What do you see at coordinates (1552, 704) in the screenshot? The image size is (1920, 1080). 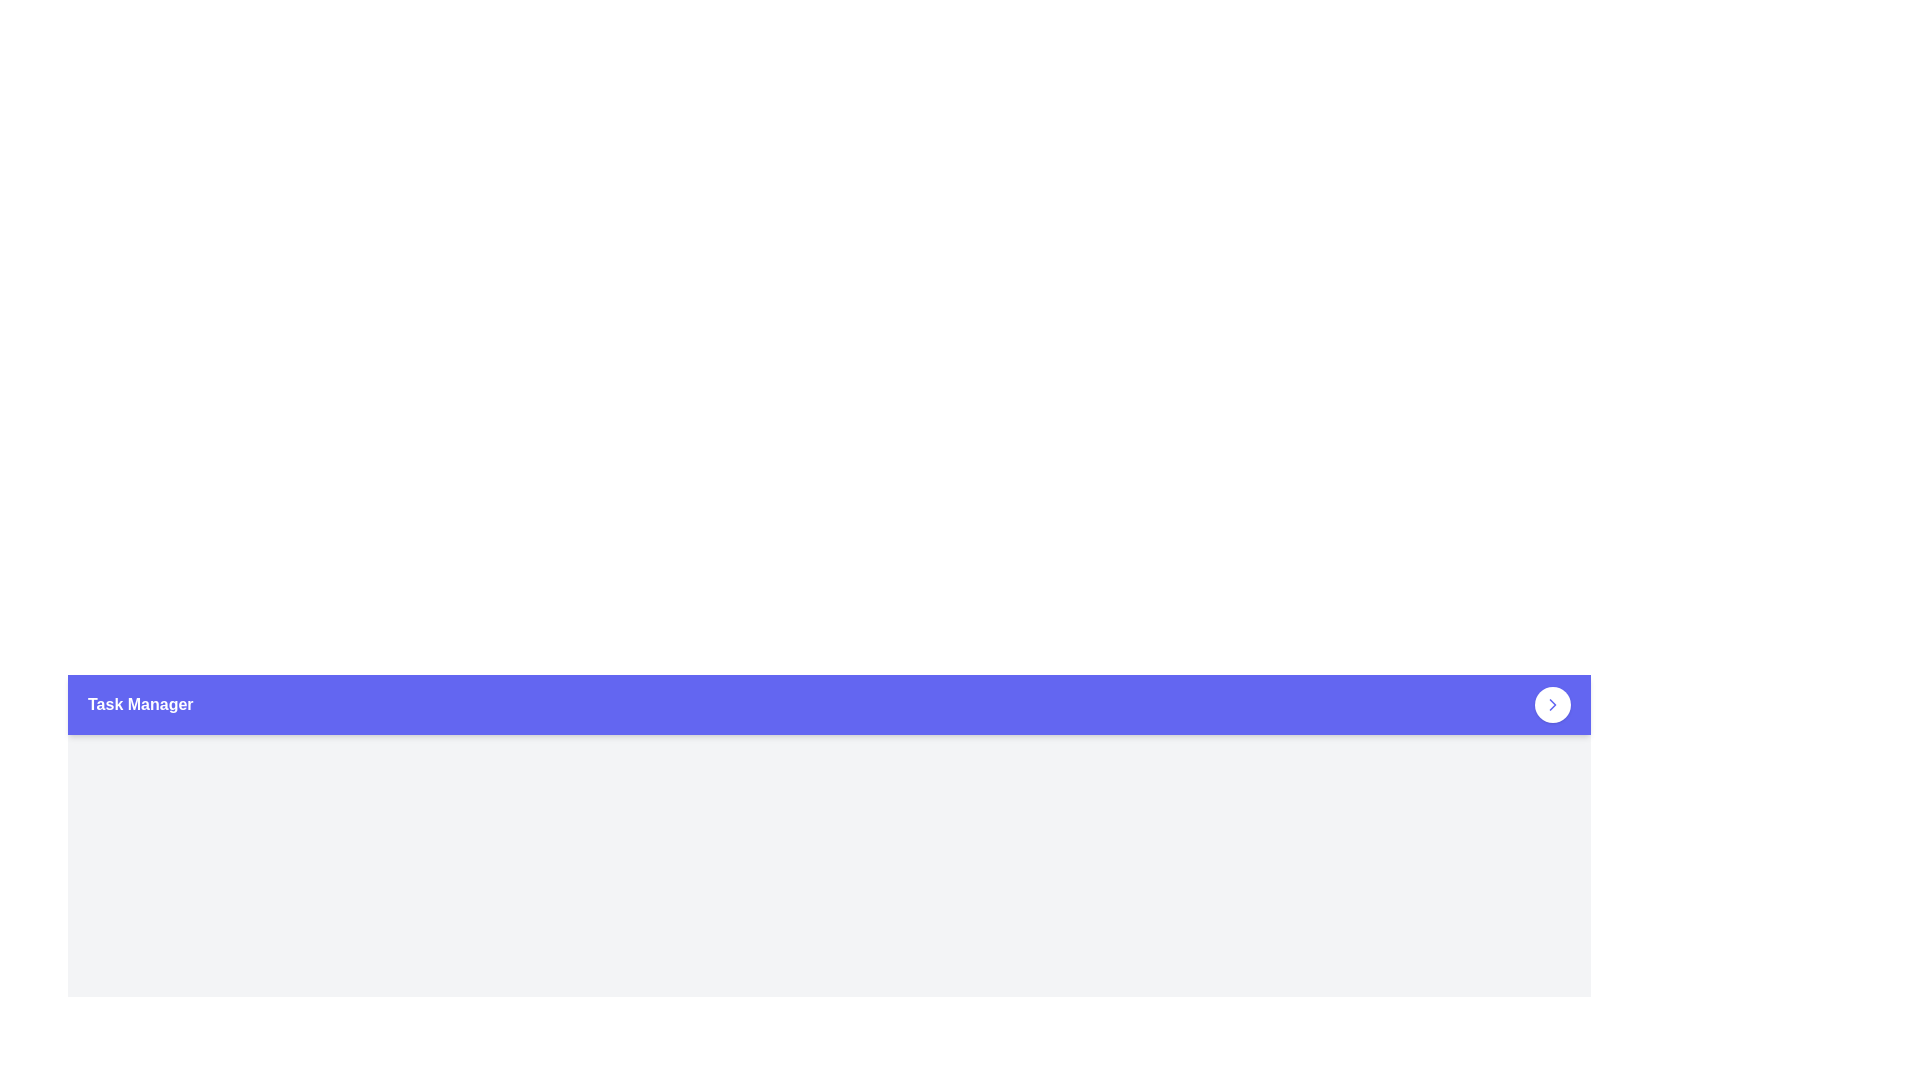 I see `the navigation icon located near the top-right corner of the interface beside the 'Task Manager' header to initiate a navigation action` at bounding box center [1552, 704].